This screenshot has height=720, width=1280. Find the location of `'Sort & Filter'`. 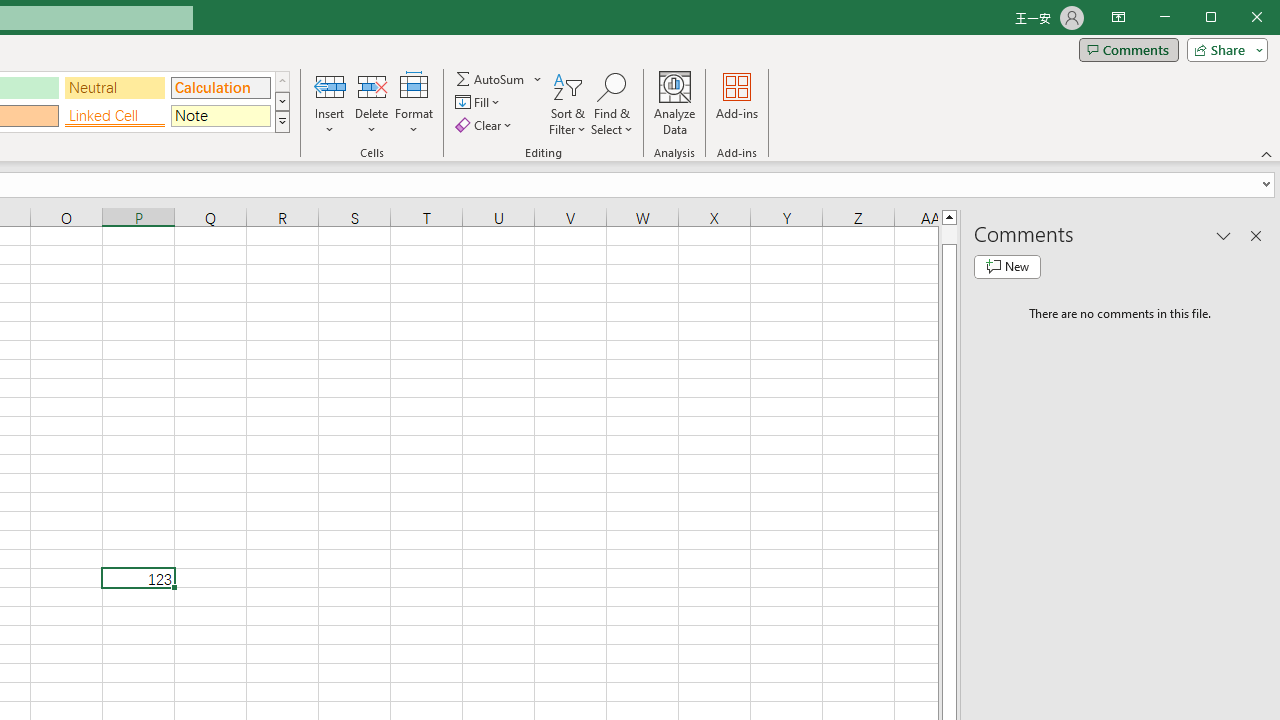

'Sort & Filter' is located at coordinates (566, 104).